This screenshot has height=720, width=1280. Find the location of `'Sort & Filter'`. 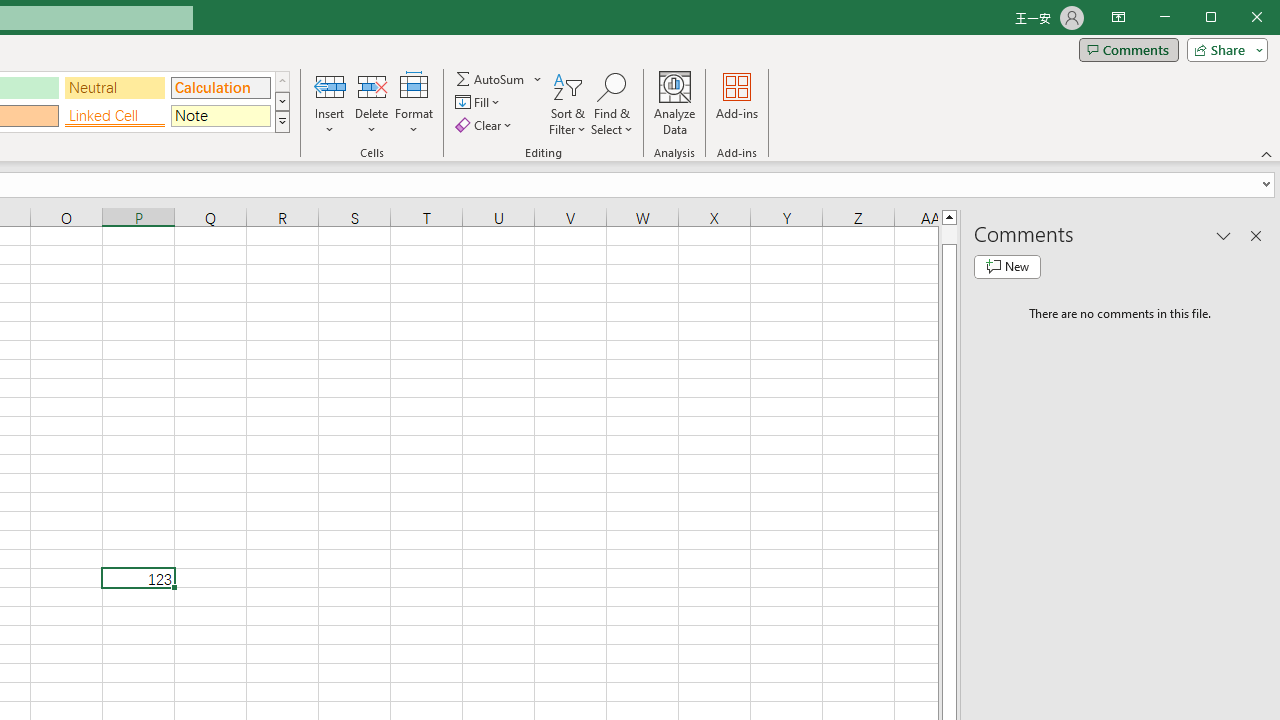

'Sort & Filter' is located at coordinates (566, 104).